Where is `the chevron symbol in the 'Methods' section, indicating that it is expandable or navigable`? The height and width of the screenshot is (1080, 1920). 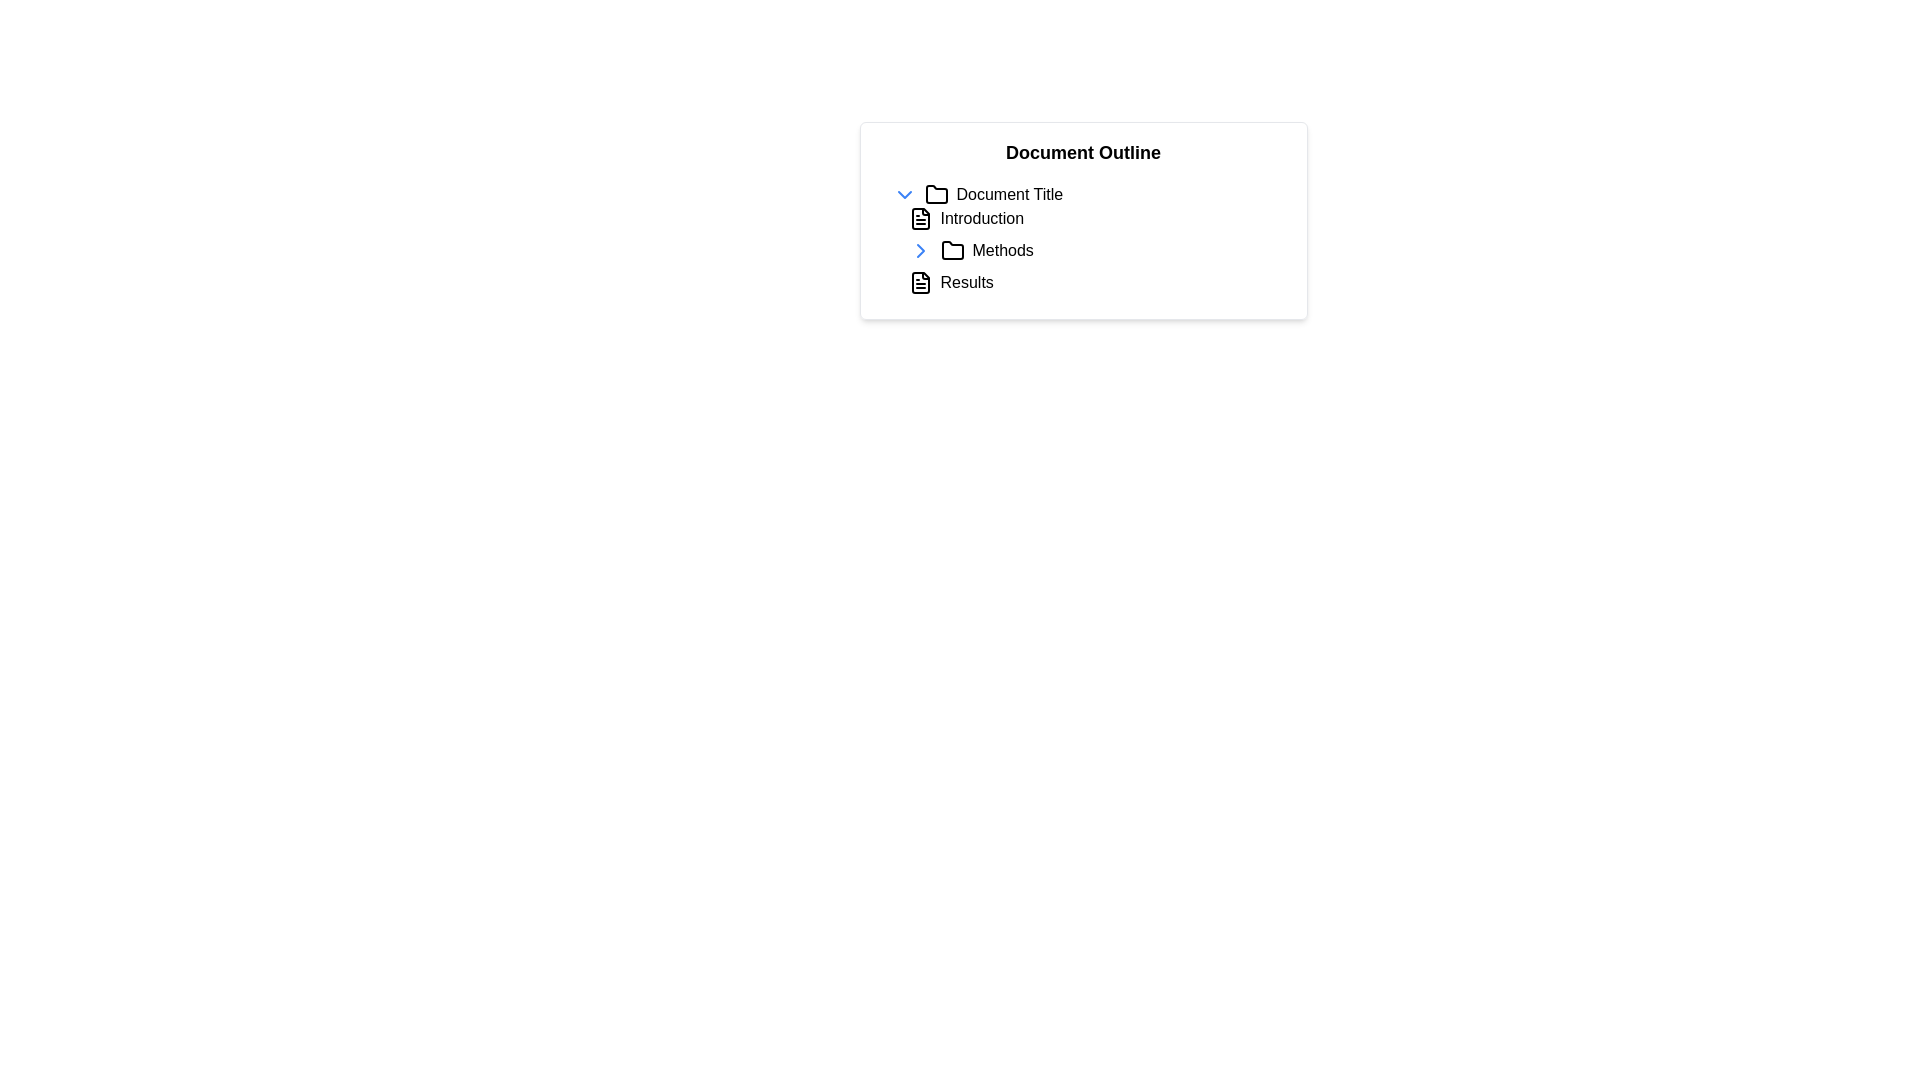
the chevron symbol in the 'Methods' section, indicating that it is expandable or navigable is located at coordinates (919, 249).